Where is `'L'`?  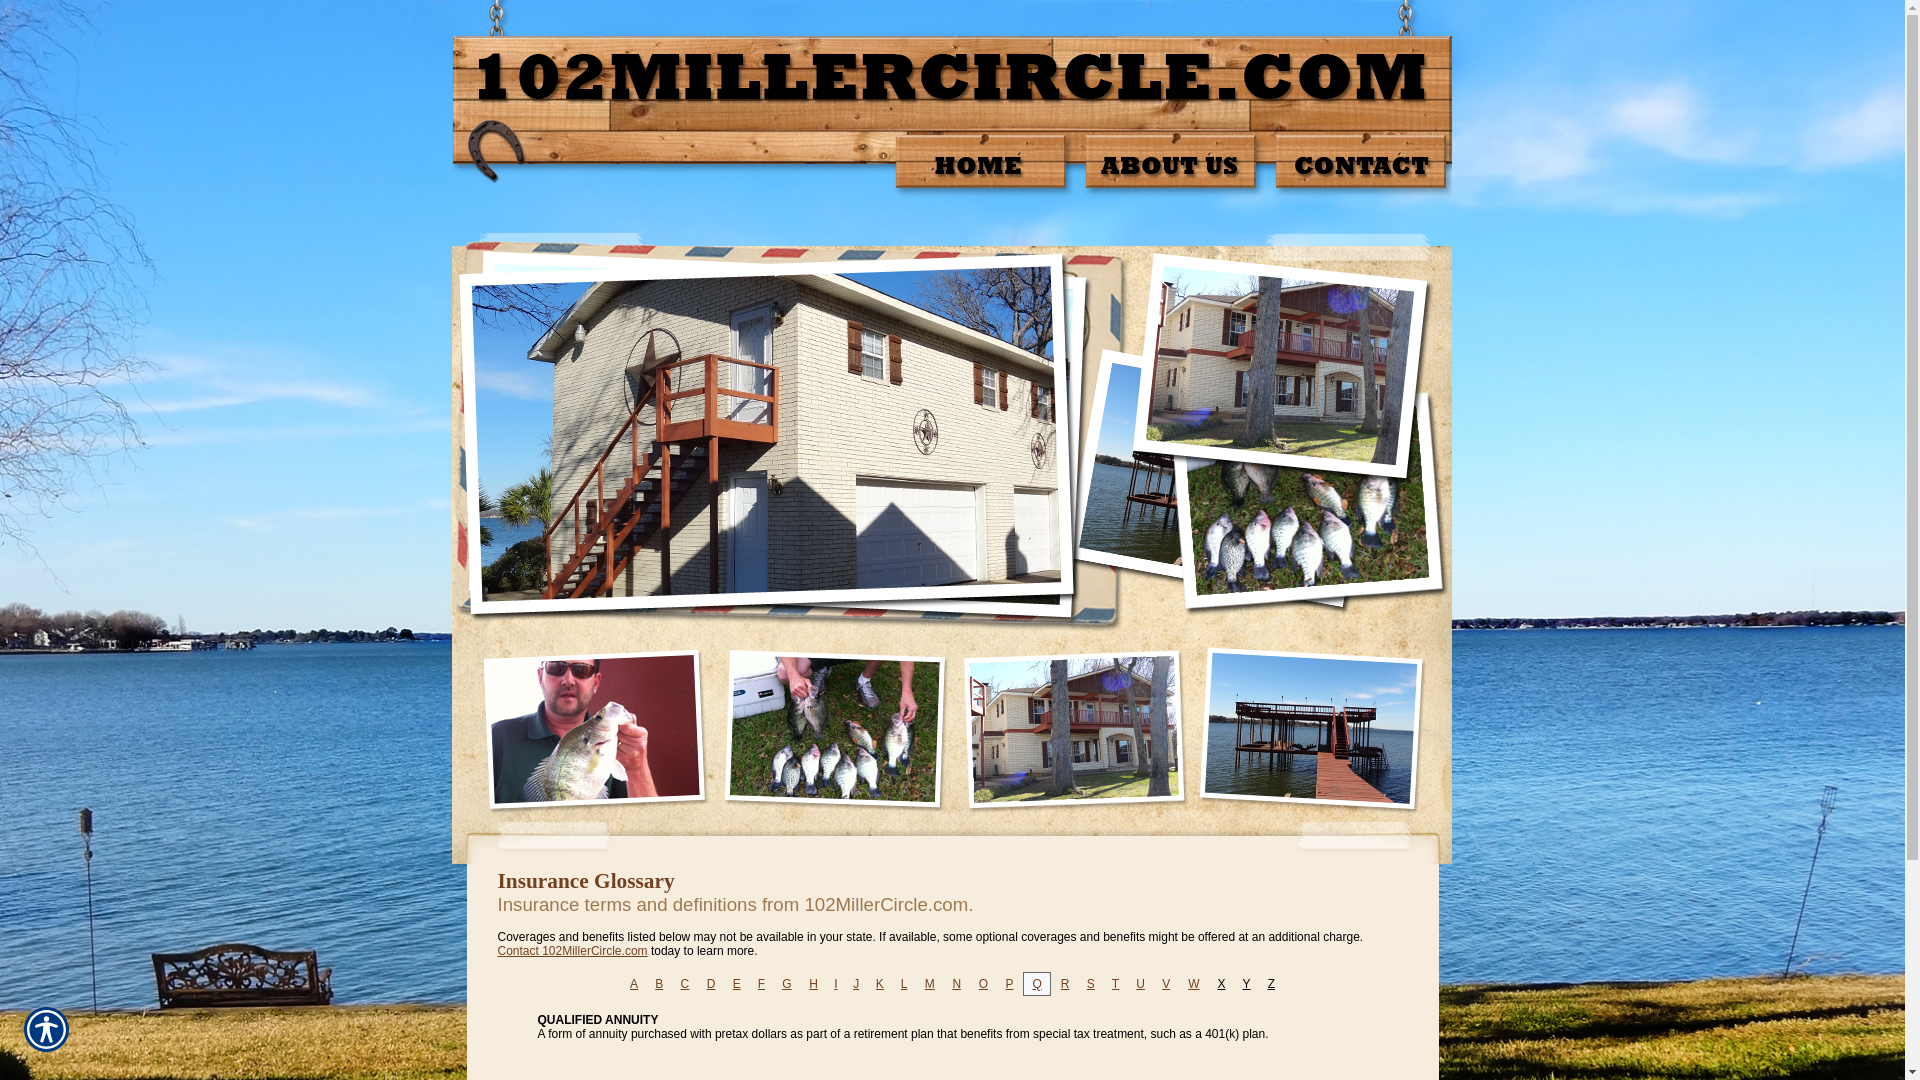 'L' is located at coordinates (903, 982).